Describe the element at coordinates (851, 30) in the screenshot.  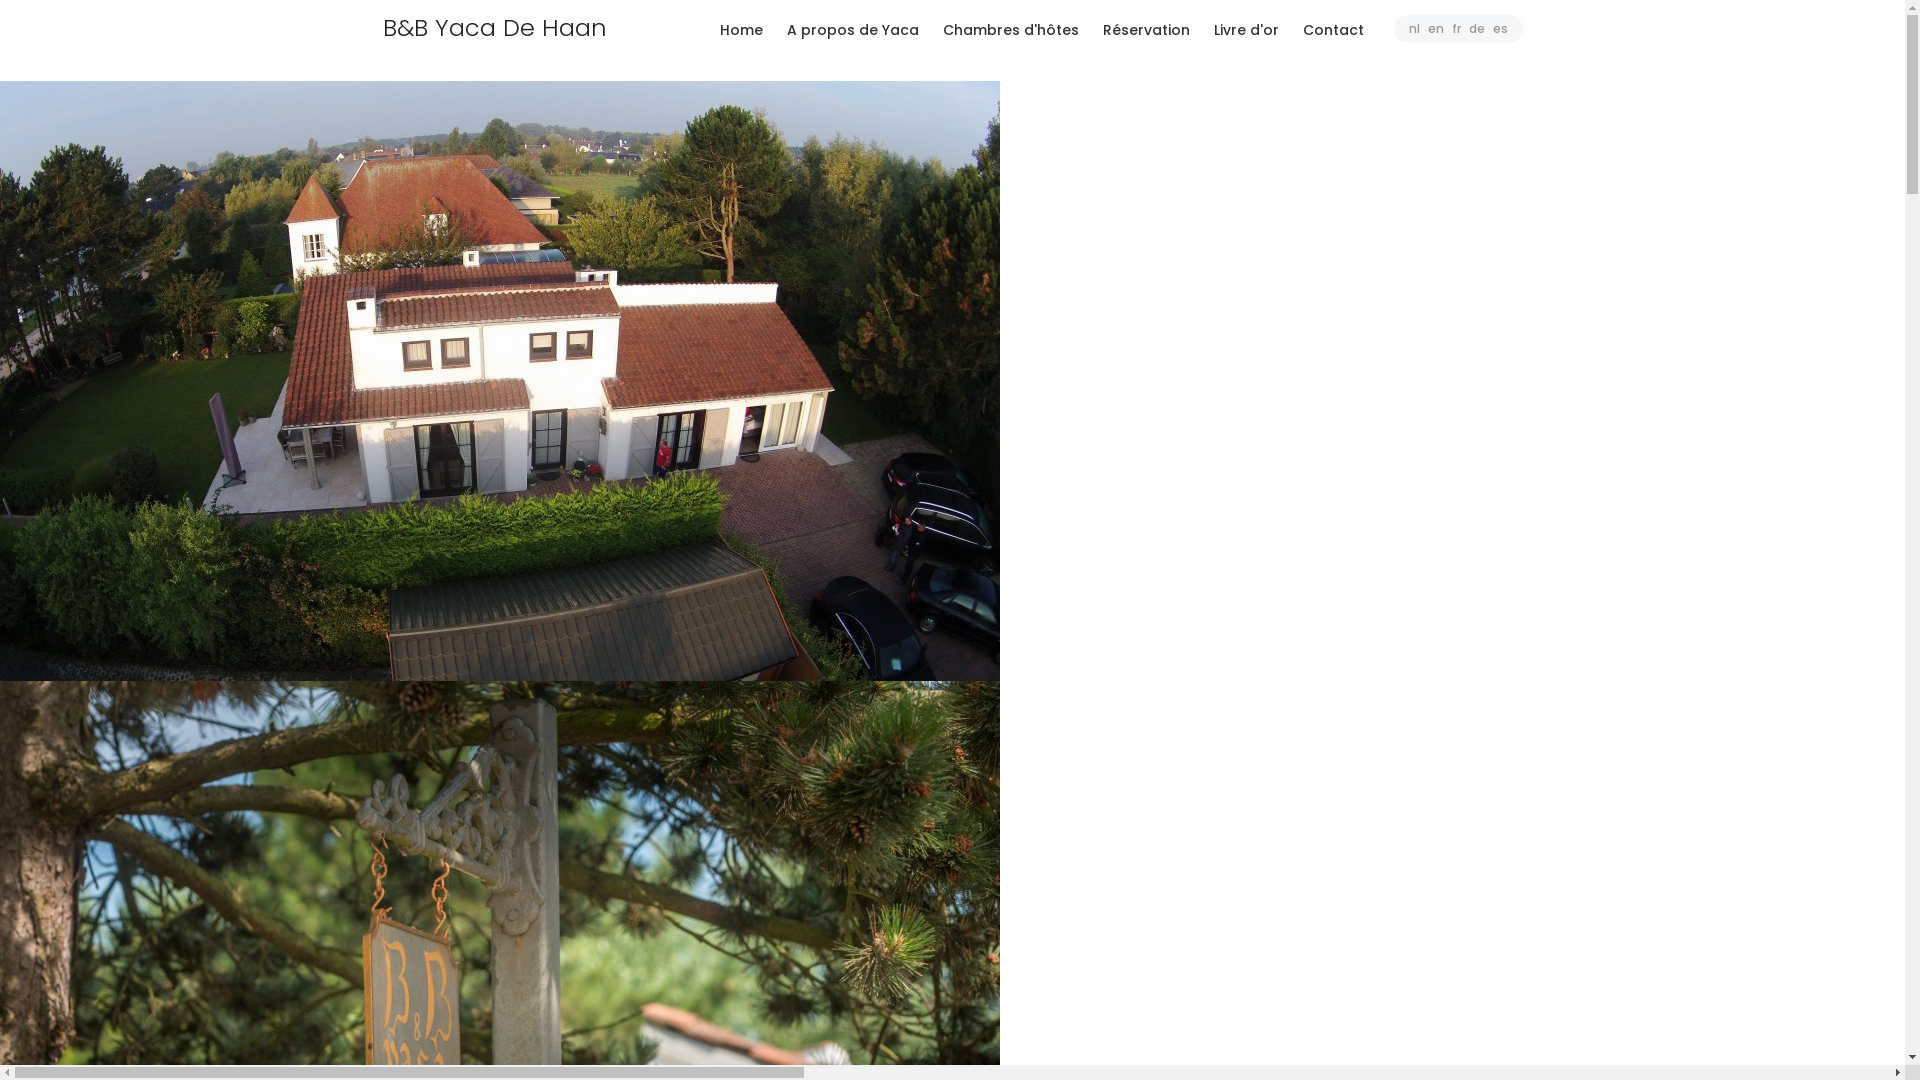
I see `'A propos de Yaca'` at that location.